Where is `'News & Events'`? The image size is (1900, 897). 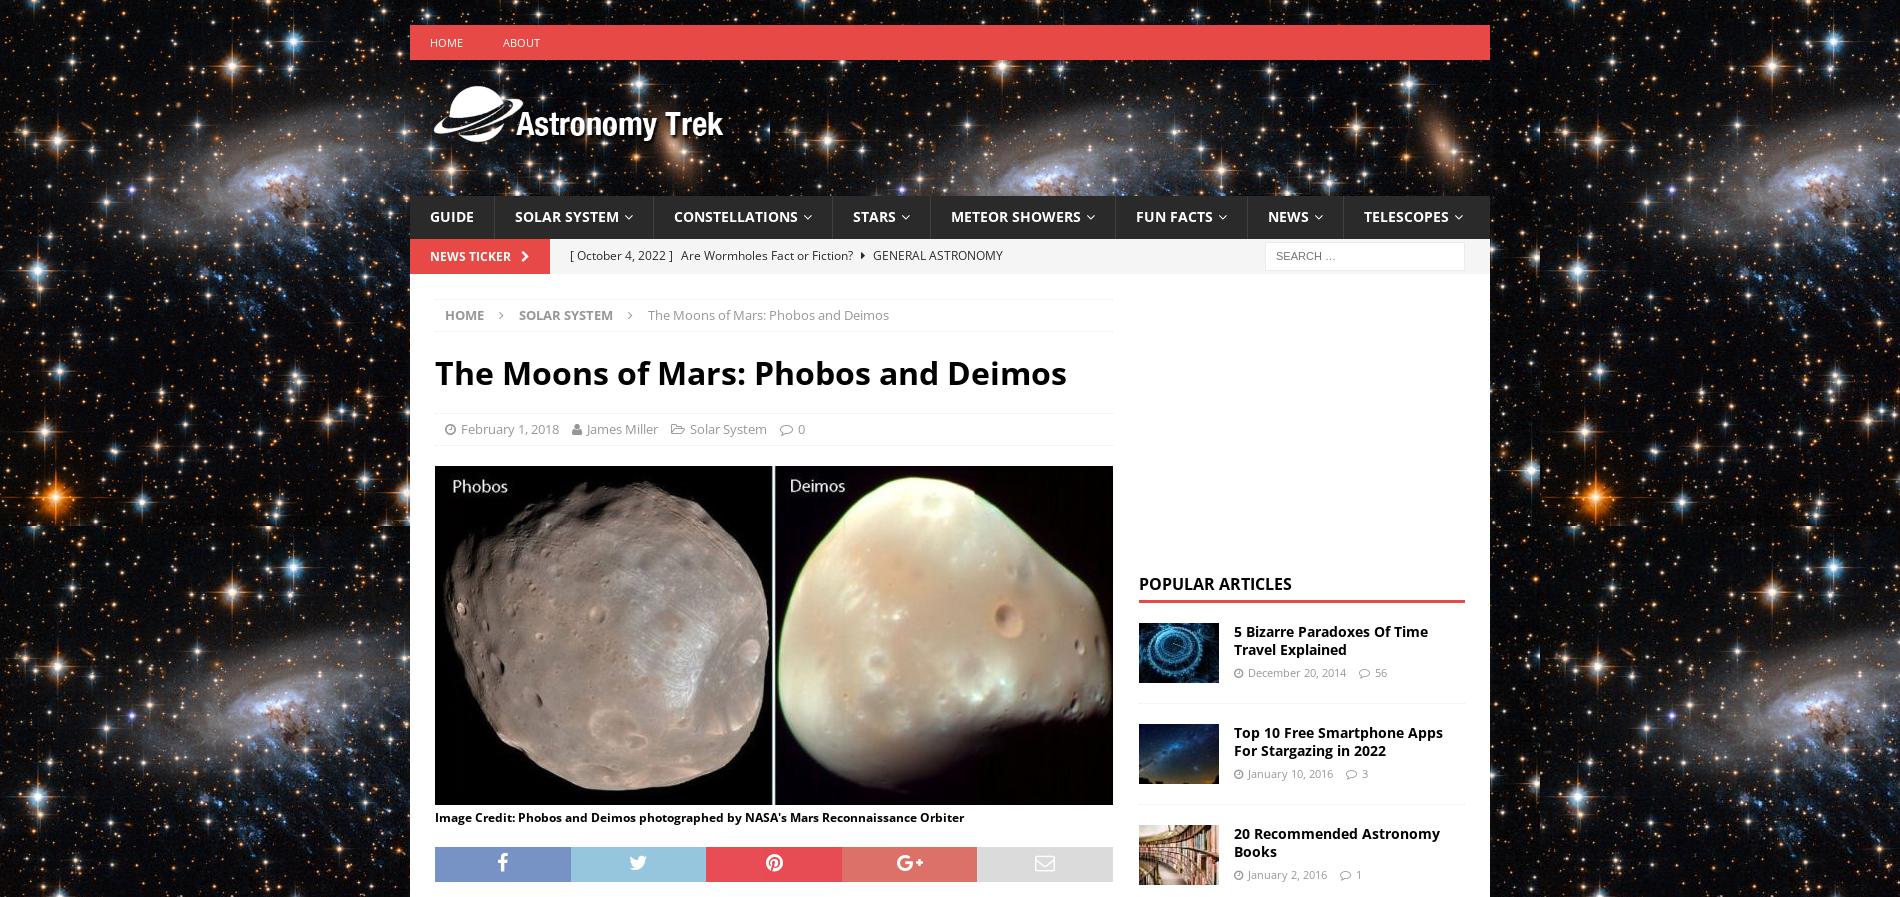
'News & Events' is located at coordinates (570, 372).